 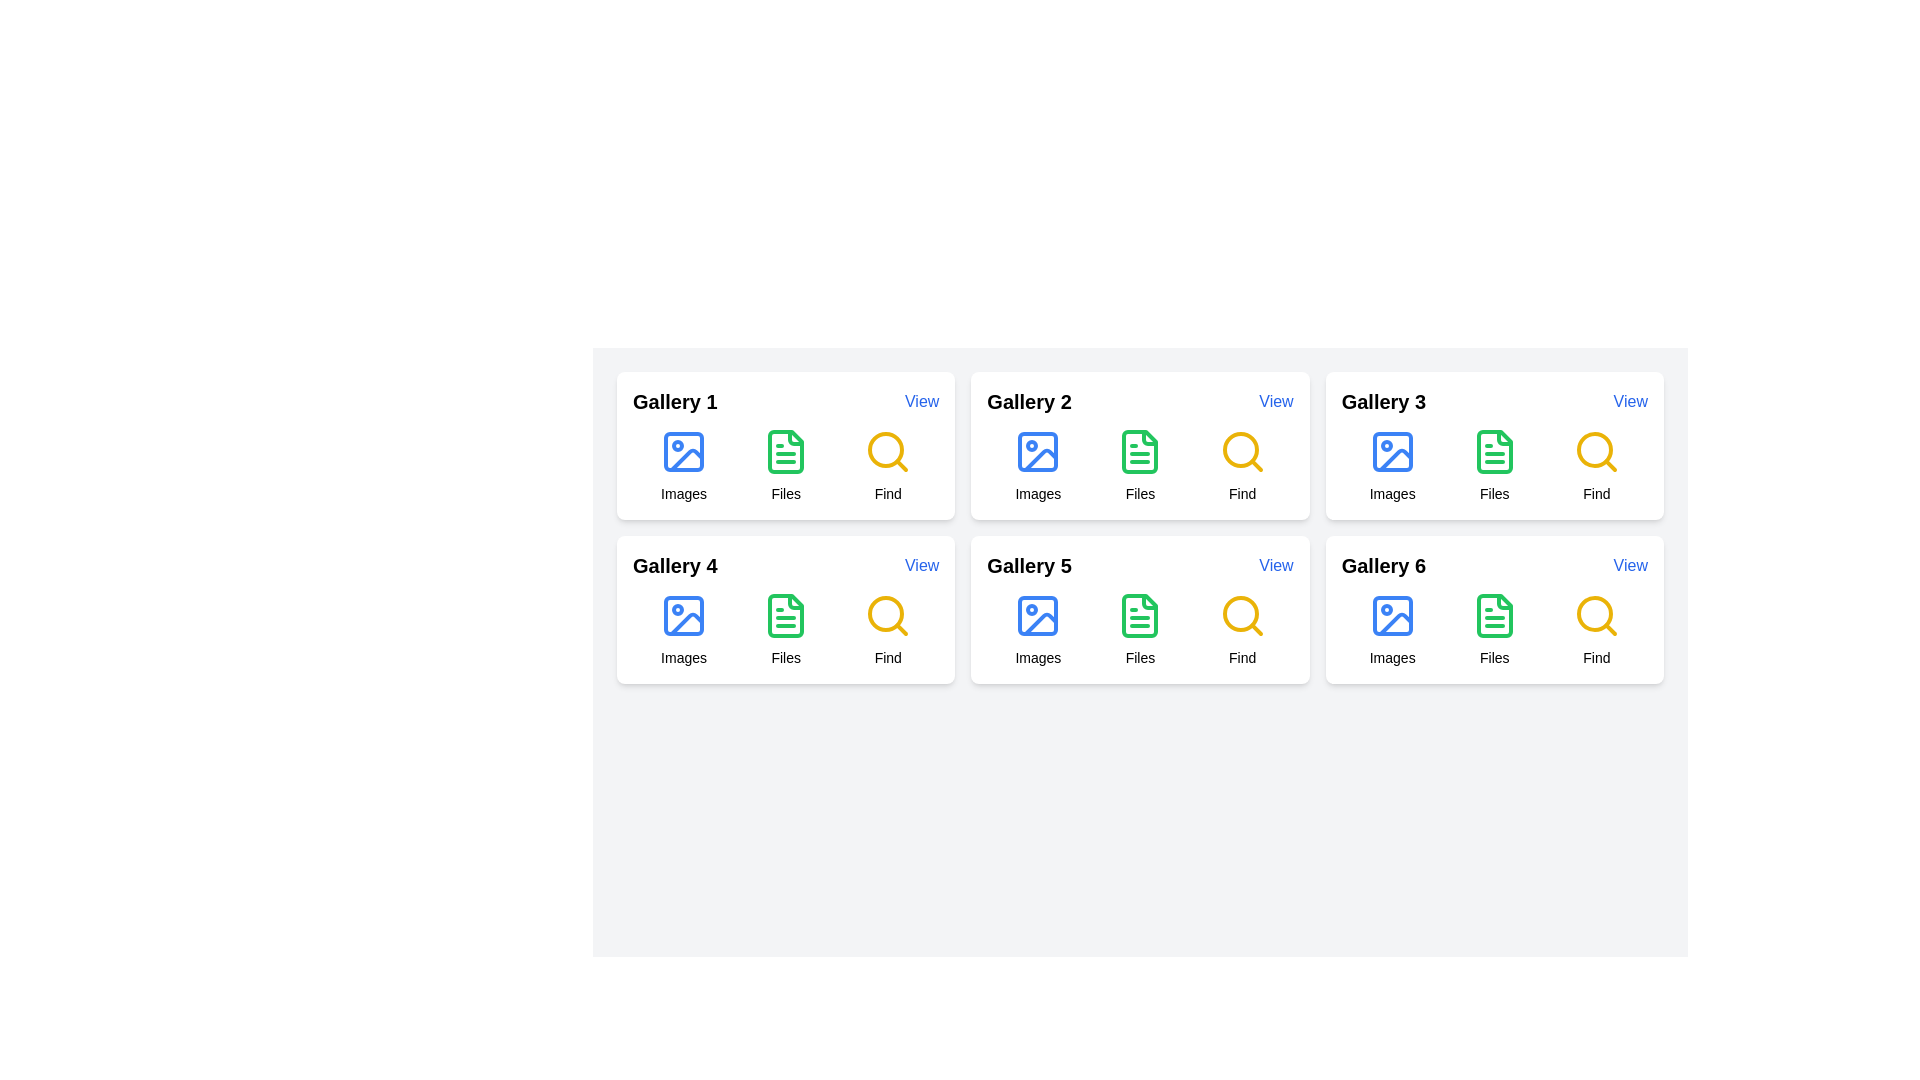 I want to click on the decorative shape located within the icon group of Gallery 5 at the top-left corner, which adds visual distinction to the image icon, so click(x=1038, y=615).